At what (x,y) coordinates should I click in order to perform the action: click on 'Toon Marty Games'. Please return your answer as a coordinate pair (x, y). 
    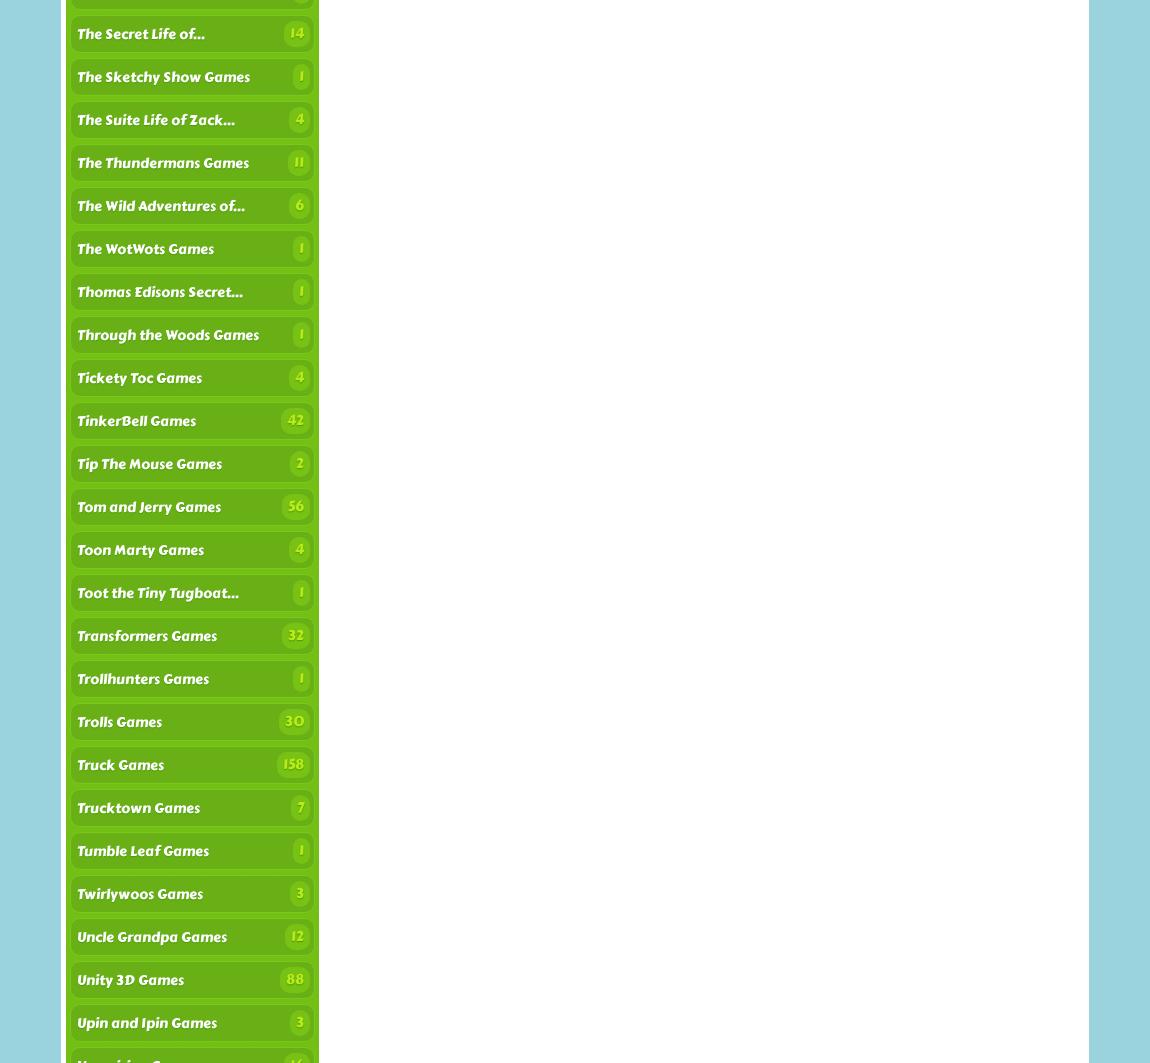
    Looking at the image, I should click on (139, 549).